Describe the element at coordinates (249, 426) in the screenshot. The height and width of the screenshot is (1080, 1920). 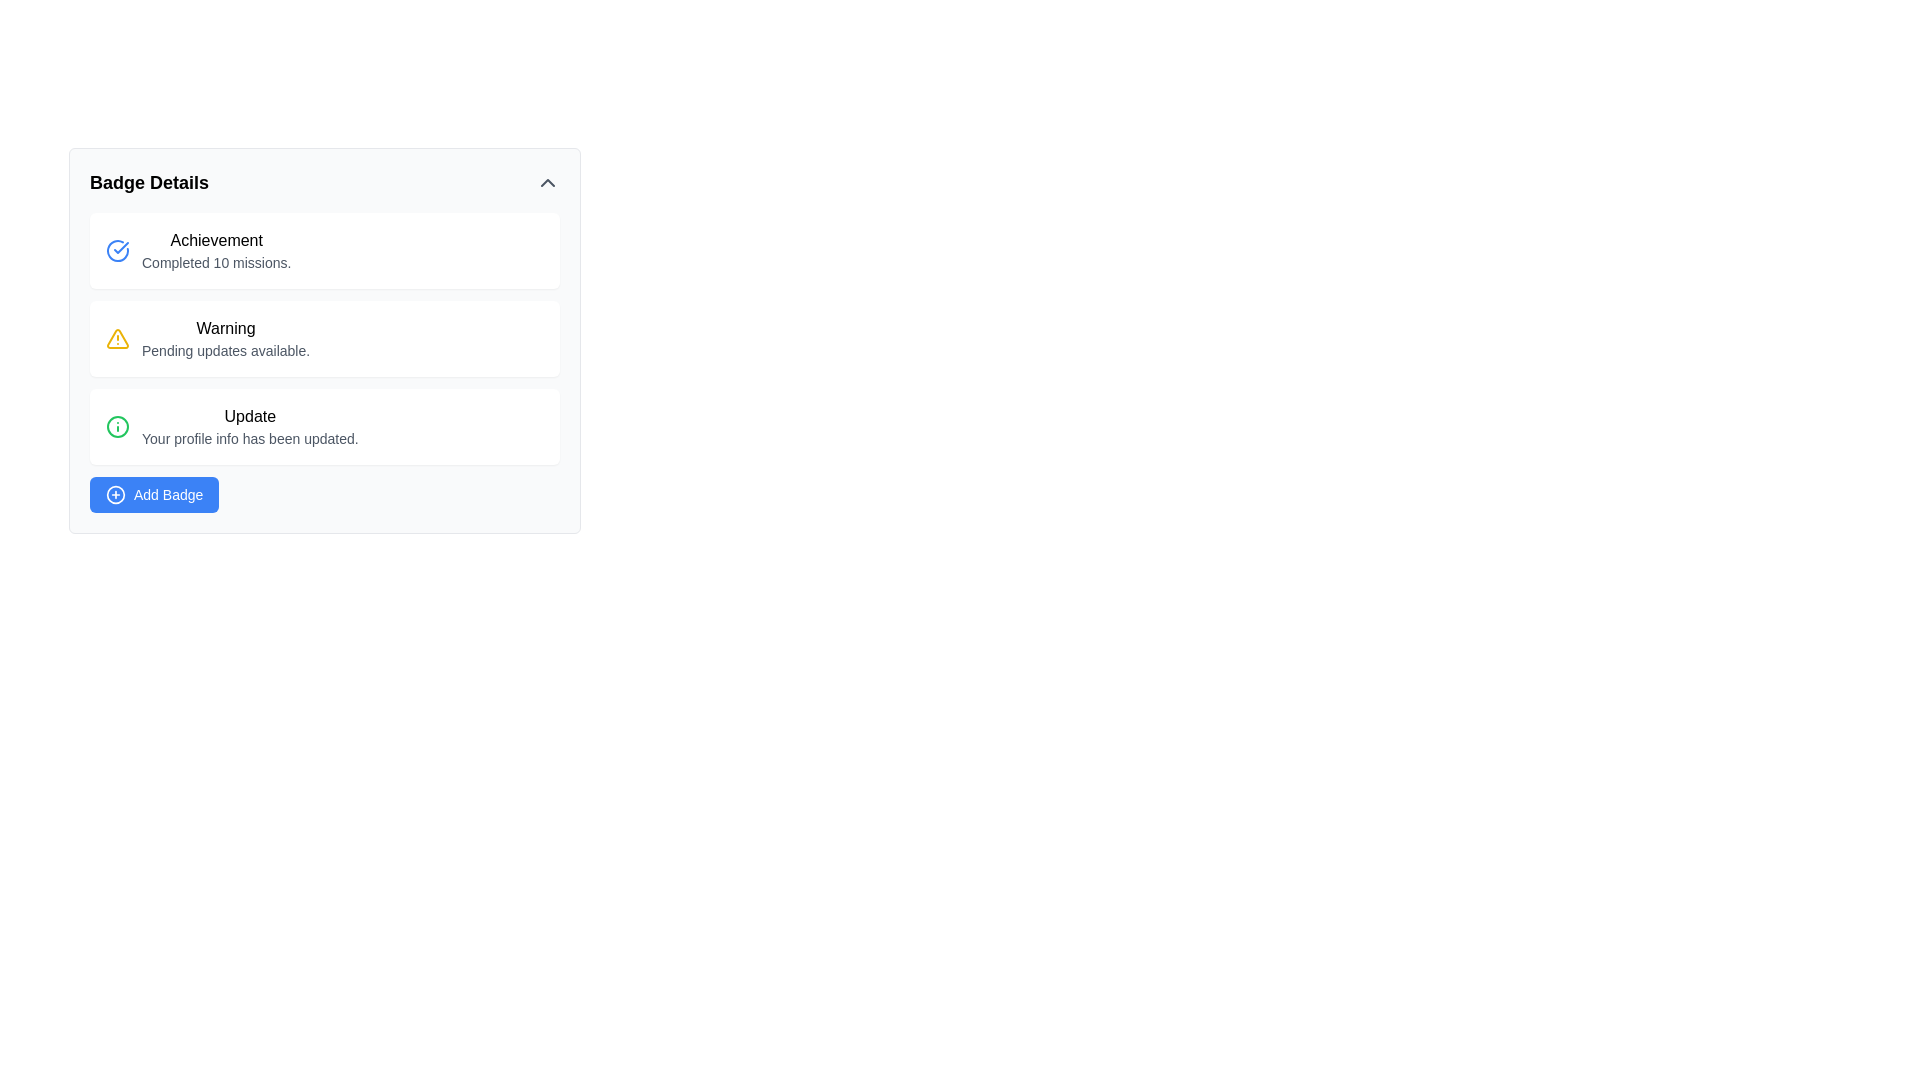
I see `the informational message that contains a bold 'Update' heading and a smaller gray description 'Your profile info has been updated.' positioned in the third section of the 'Badge Details' card` at that location.